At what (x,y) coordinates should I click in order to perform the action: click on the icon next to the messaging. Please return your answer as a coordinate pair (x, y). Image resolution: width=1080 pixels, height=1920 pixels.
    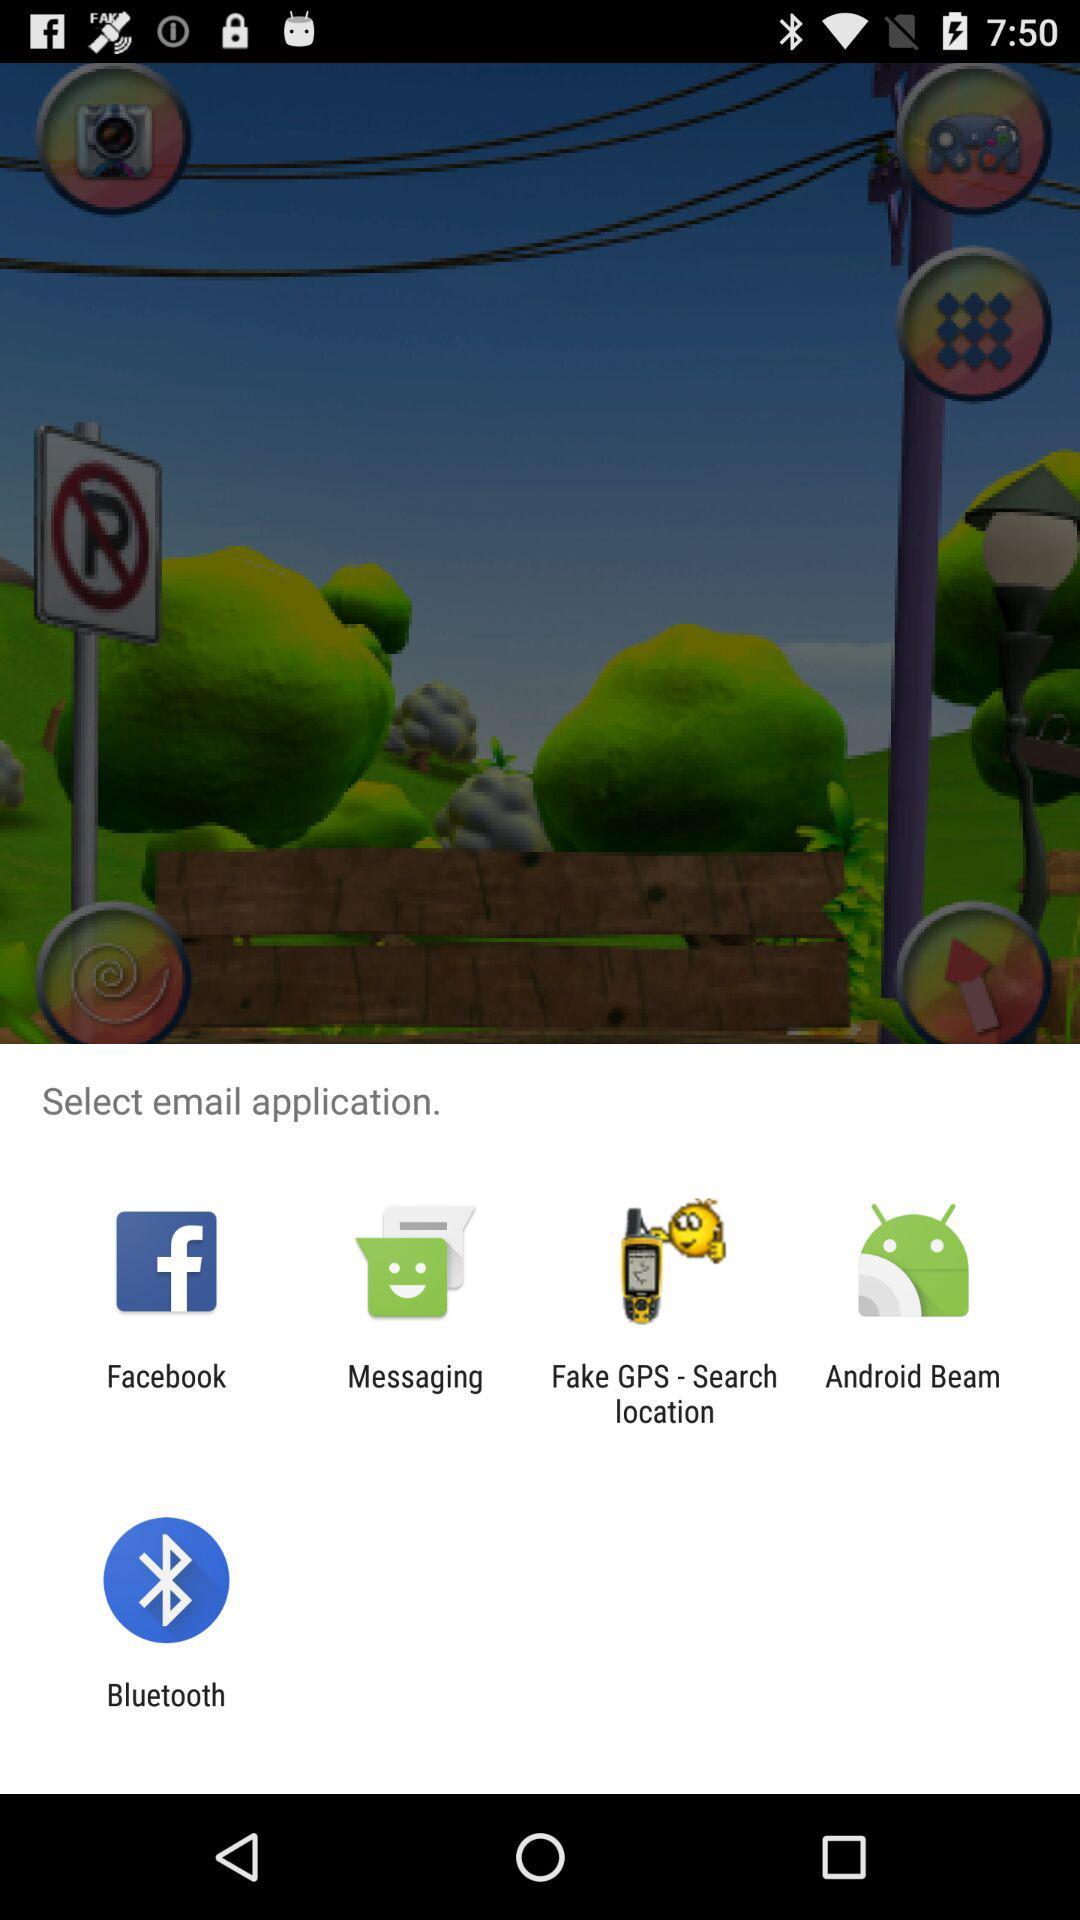
    Looking at the image, I should click on (664, 1392).